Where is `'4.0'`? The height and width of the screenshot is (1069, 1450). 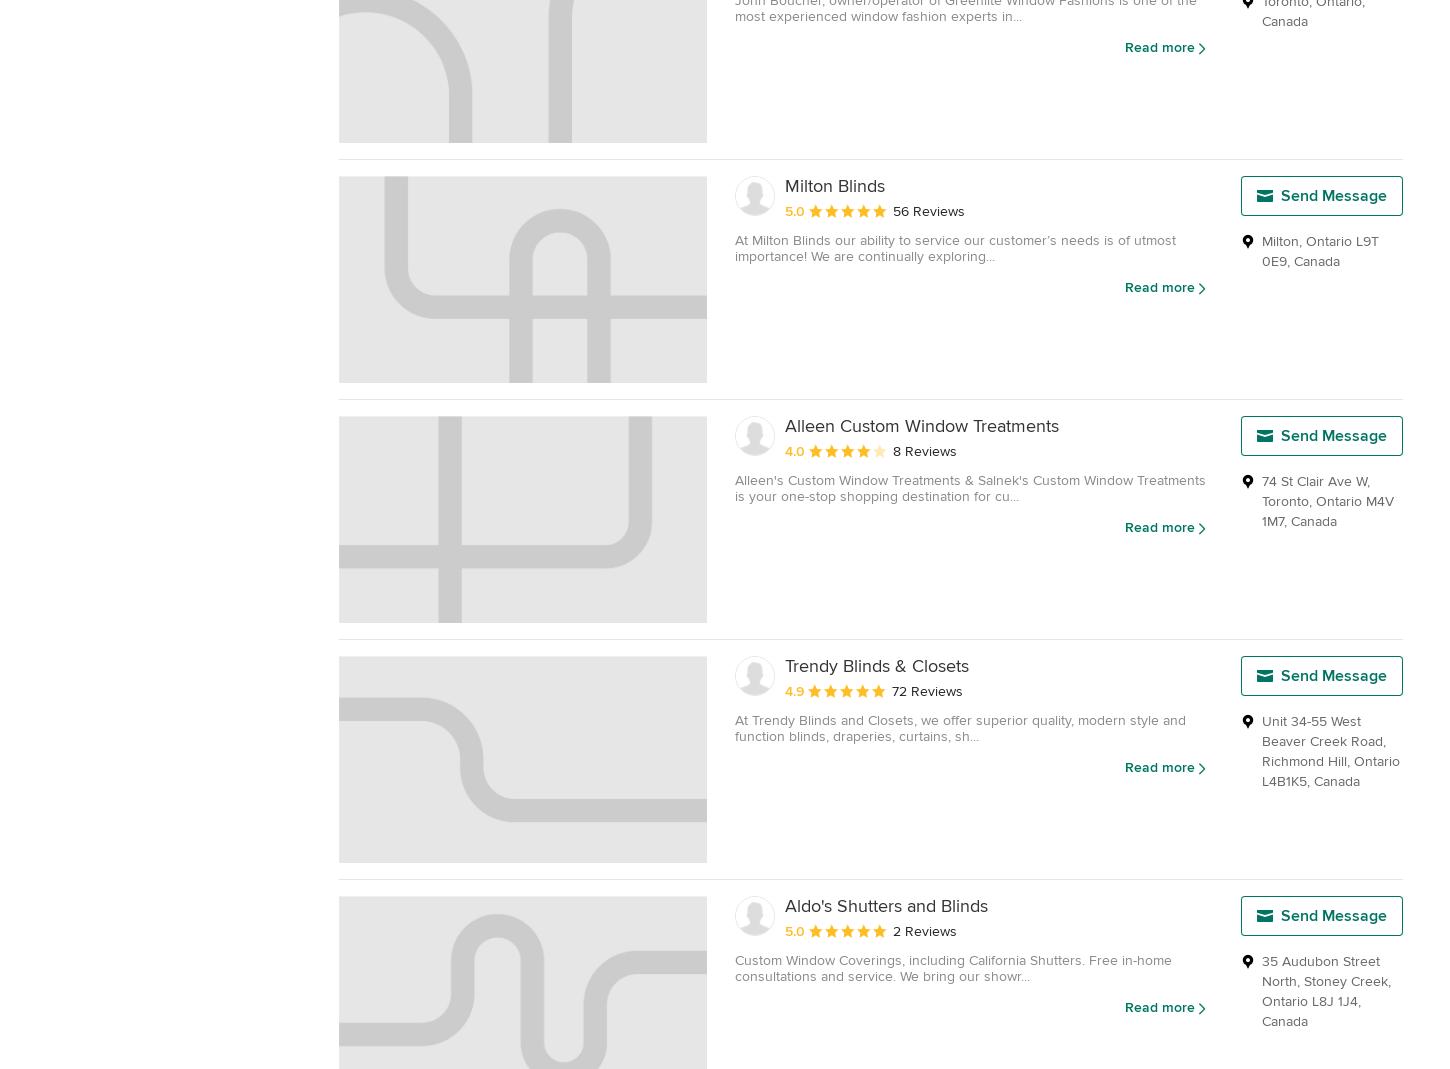 '4.0' is located at coordinates (785, 449).